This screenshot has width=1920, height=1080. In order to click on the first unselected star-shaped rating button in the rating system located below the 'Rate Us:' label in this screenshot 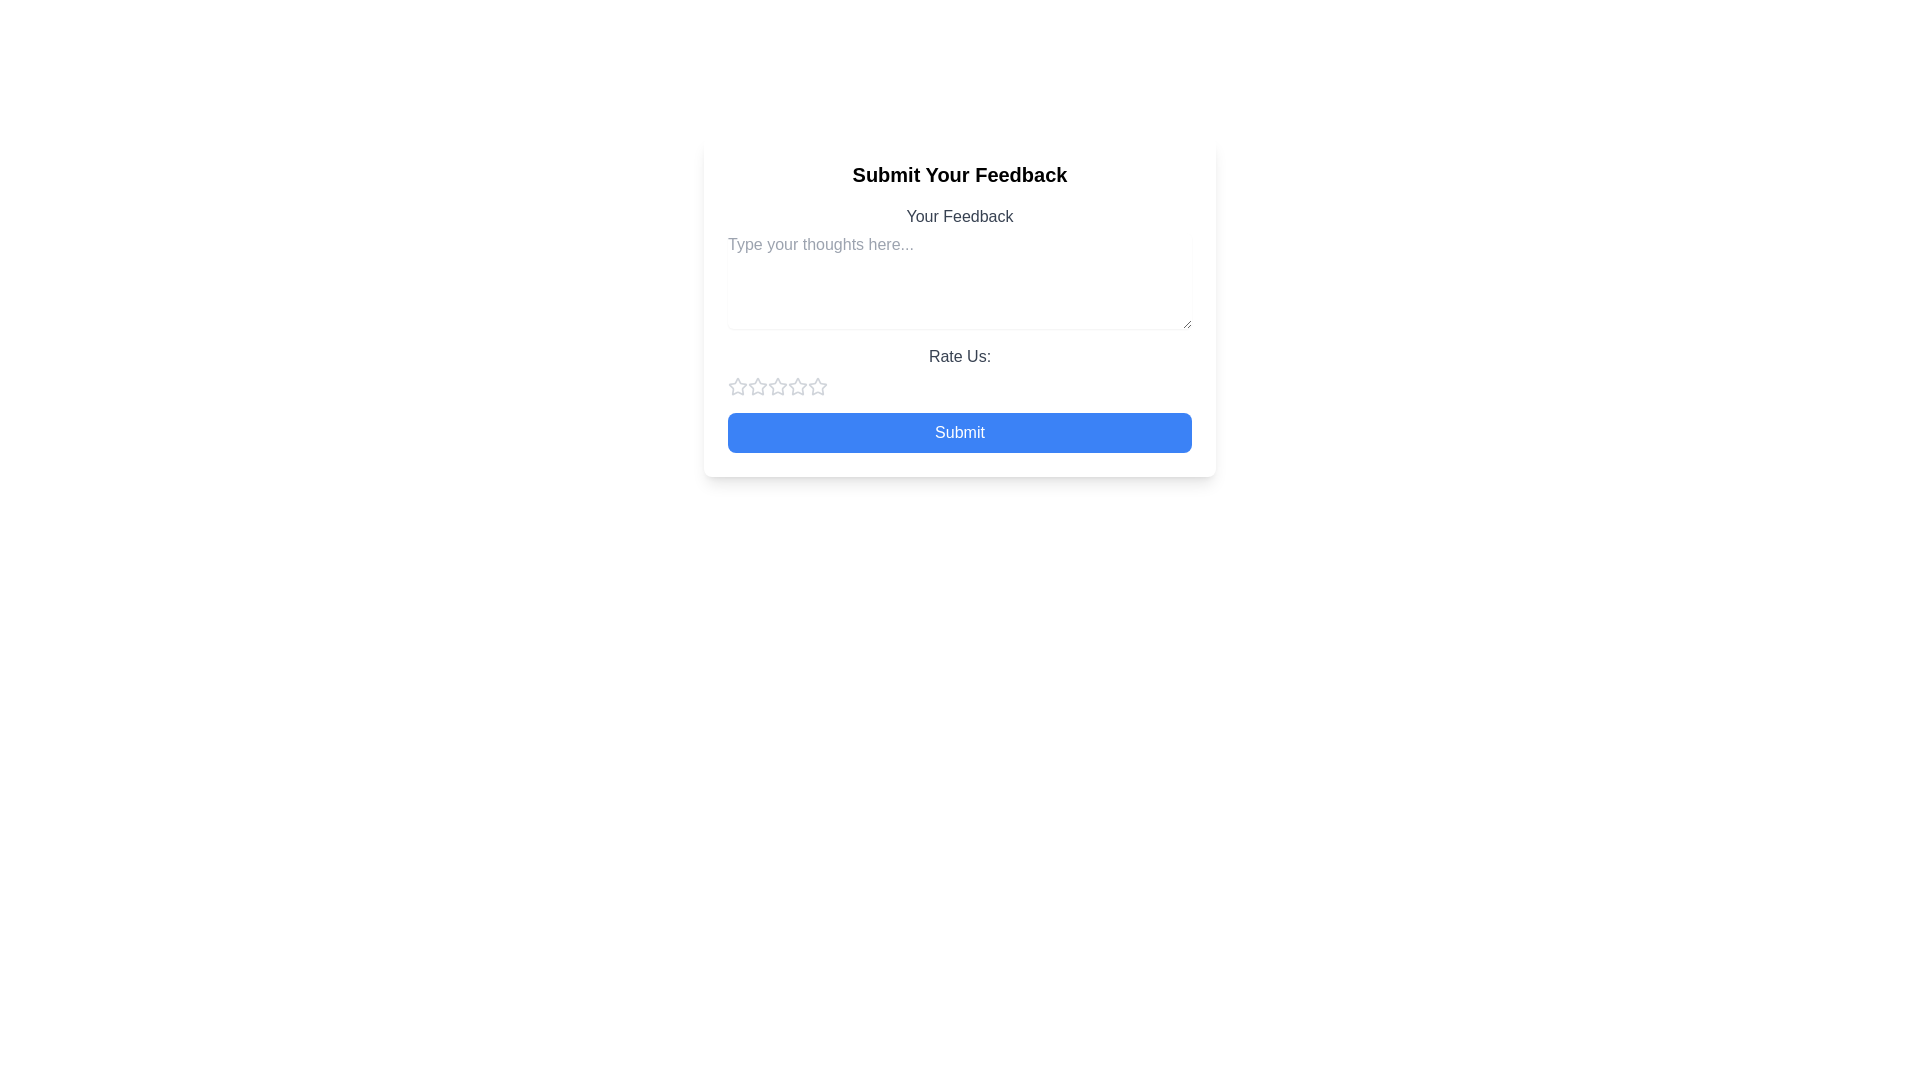, I will do `click(796, 386)`.